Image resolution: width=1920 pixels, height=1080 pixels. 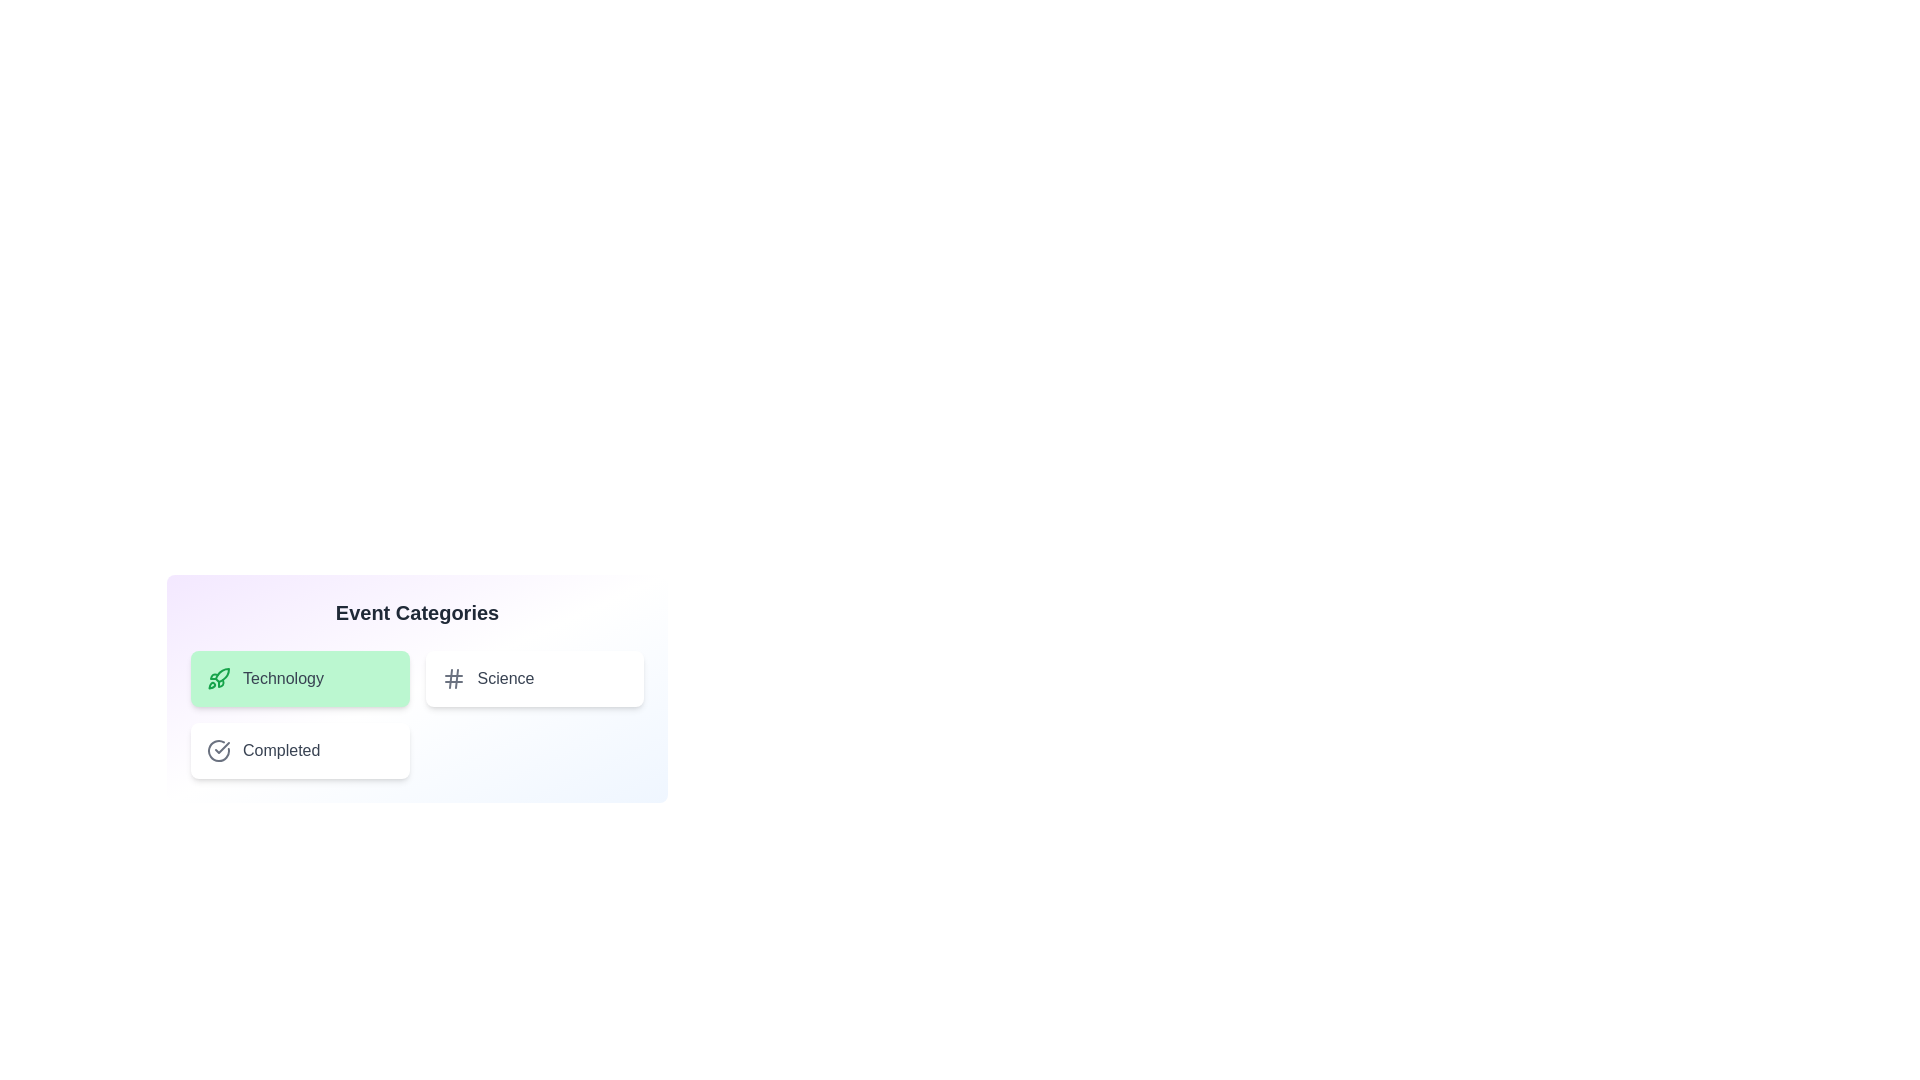 What do you see at coordinates (299, 677) in the screenshot?
I see `the category chip labeled Technology` at bounding box center [299, 677].